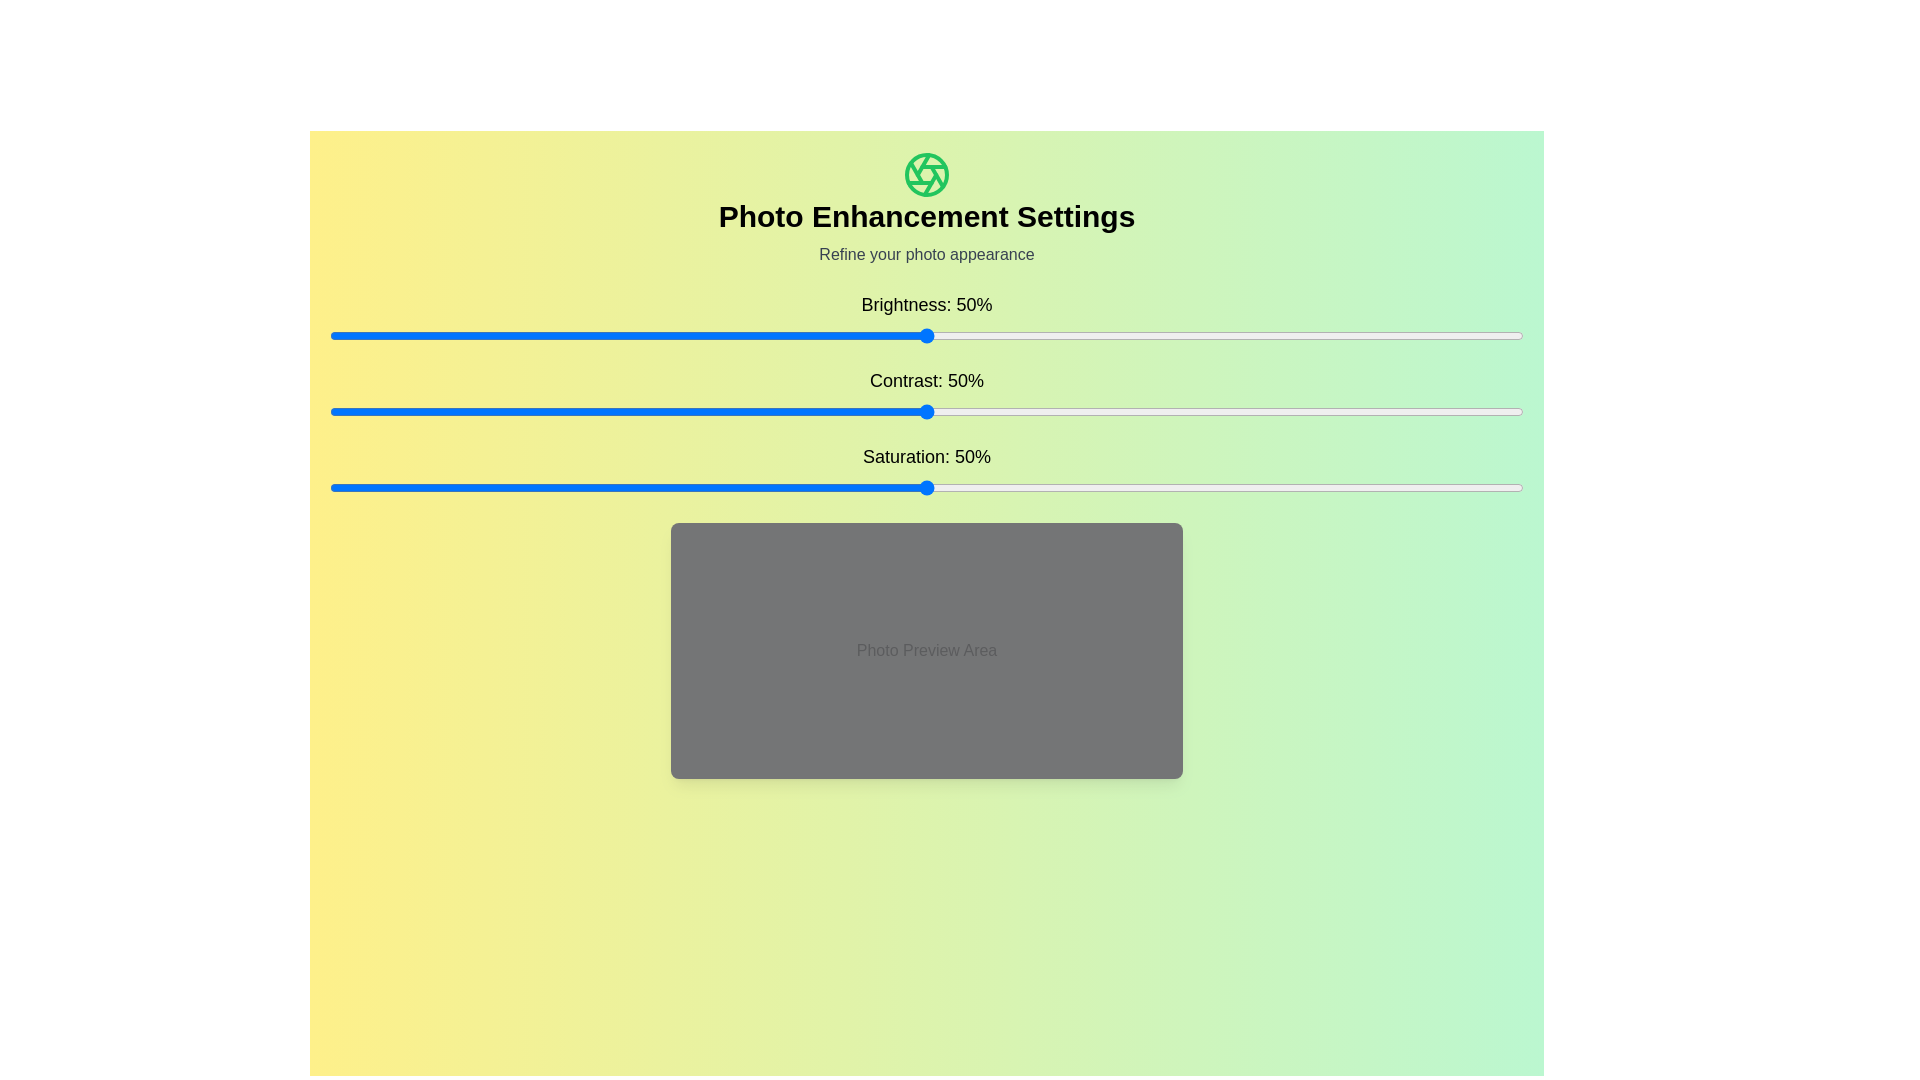 The height and width of the screenshot is (1080, 1920). I want to click on the saturation slider to 52%, so click(949, 488).